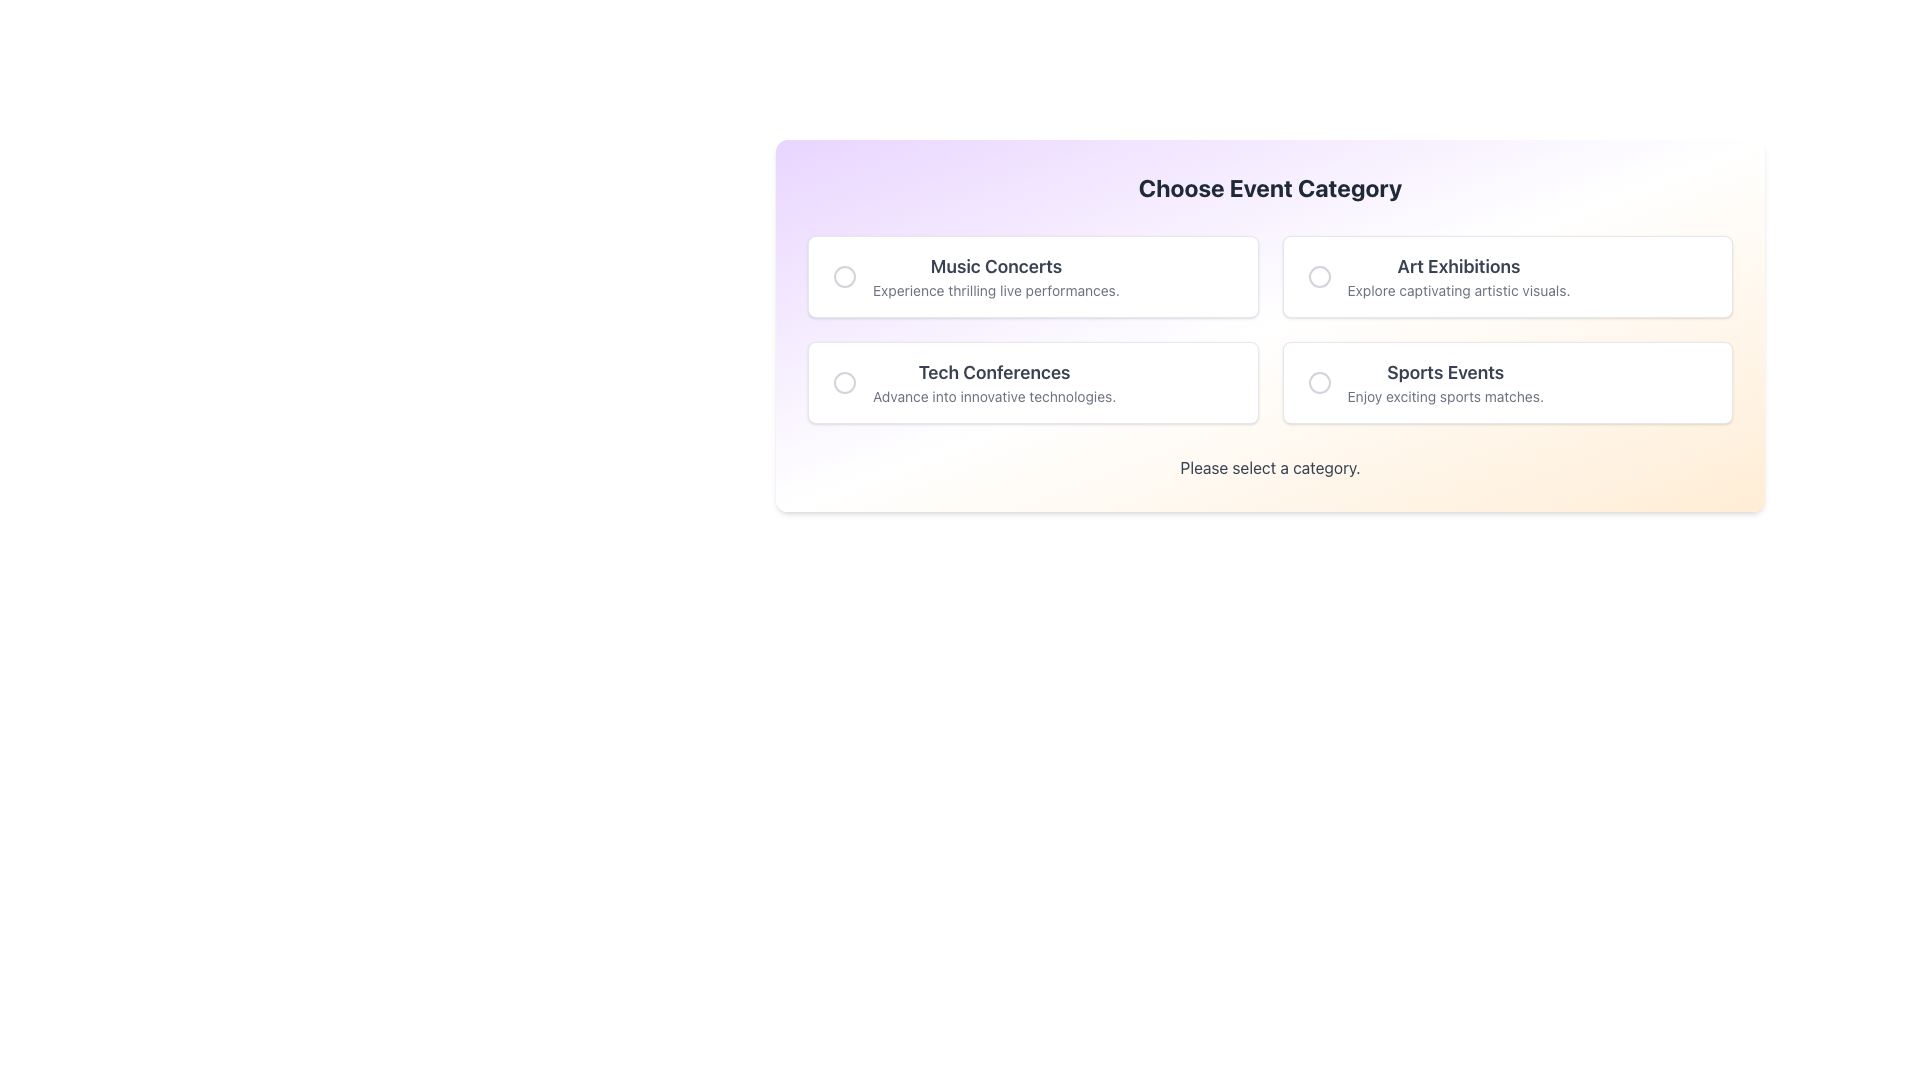 The height and width of the screenshot is (1080, 1920). What do you see at coordinates (1319, 277) in the screenshot?
I see `Circle with a stroke, representing an unselected radio button indicator, located within the 'Art Exhibitions' card in the top-right section of the grid` at bounding box center [1319, 277].